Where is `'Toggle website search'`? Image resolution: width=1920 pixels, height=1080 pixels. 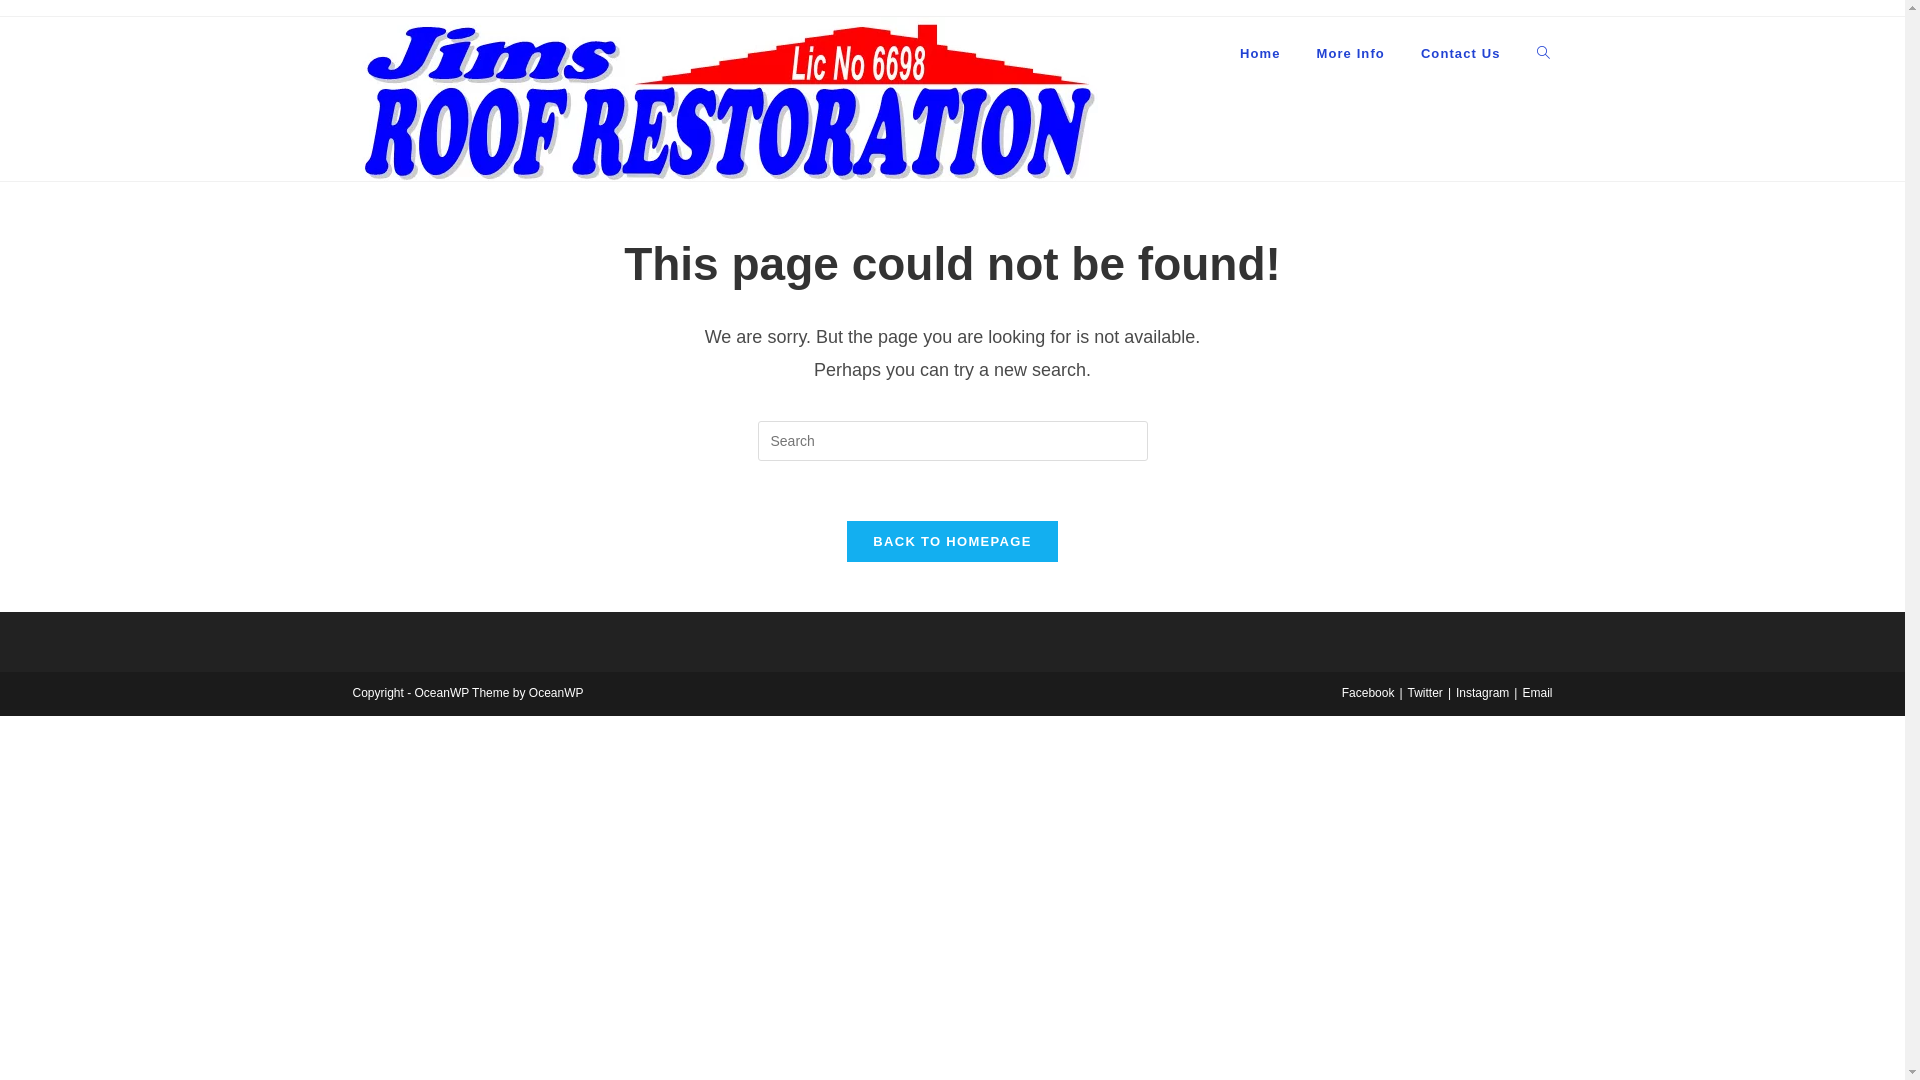
'Toggle website search' is located at coordinates (1541, 53).